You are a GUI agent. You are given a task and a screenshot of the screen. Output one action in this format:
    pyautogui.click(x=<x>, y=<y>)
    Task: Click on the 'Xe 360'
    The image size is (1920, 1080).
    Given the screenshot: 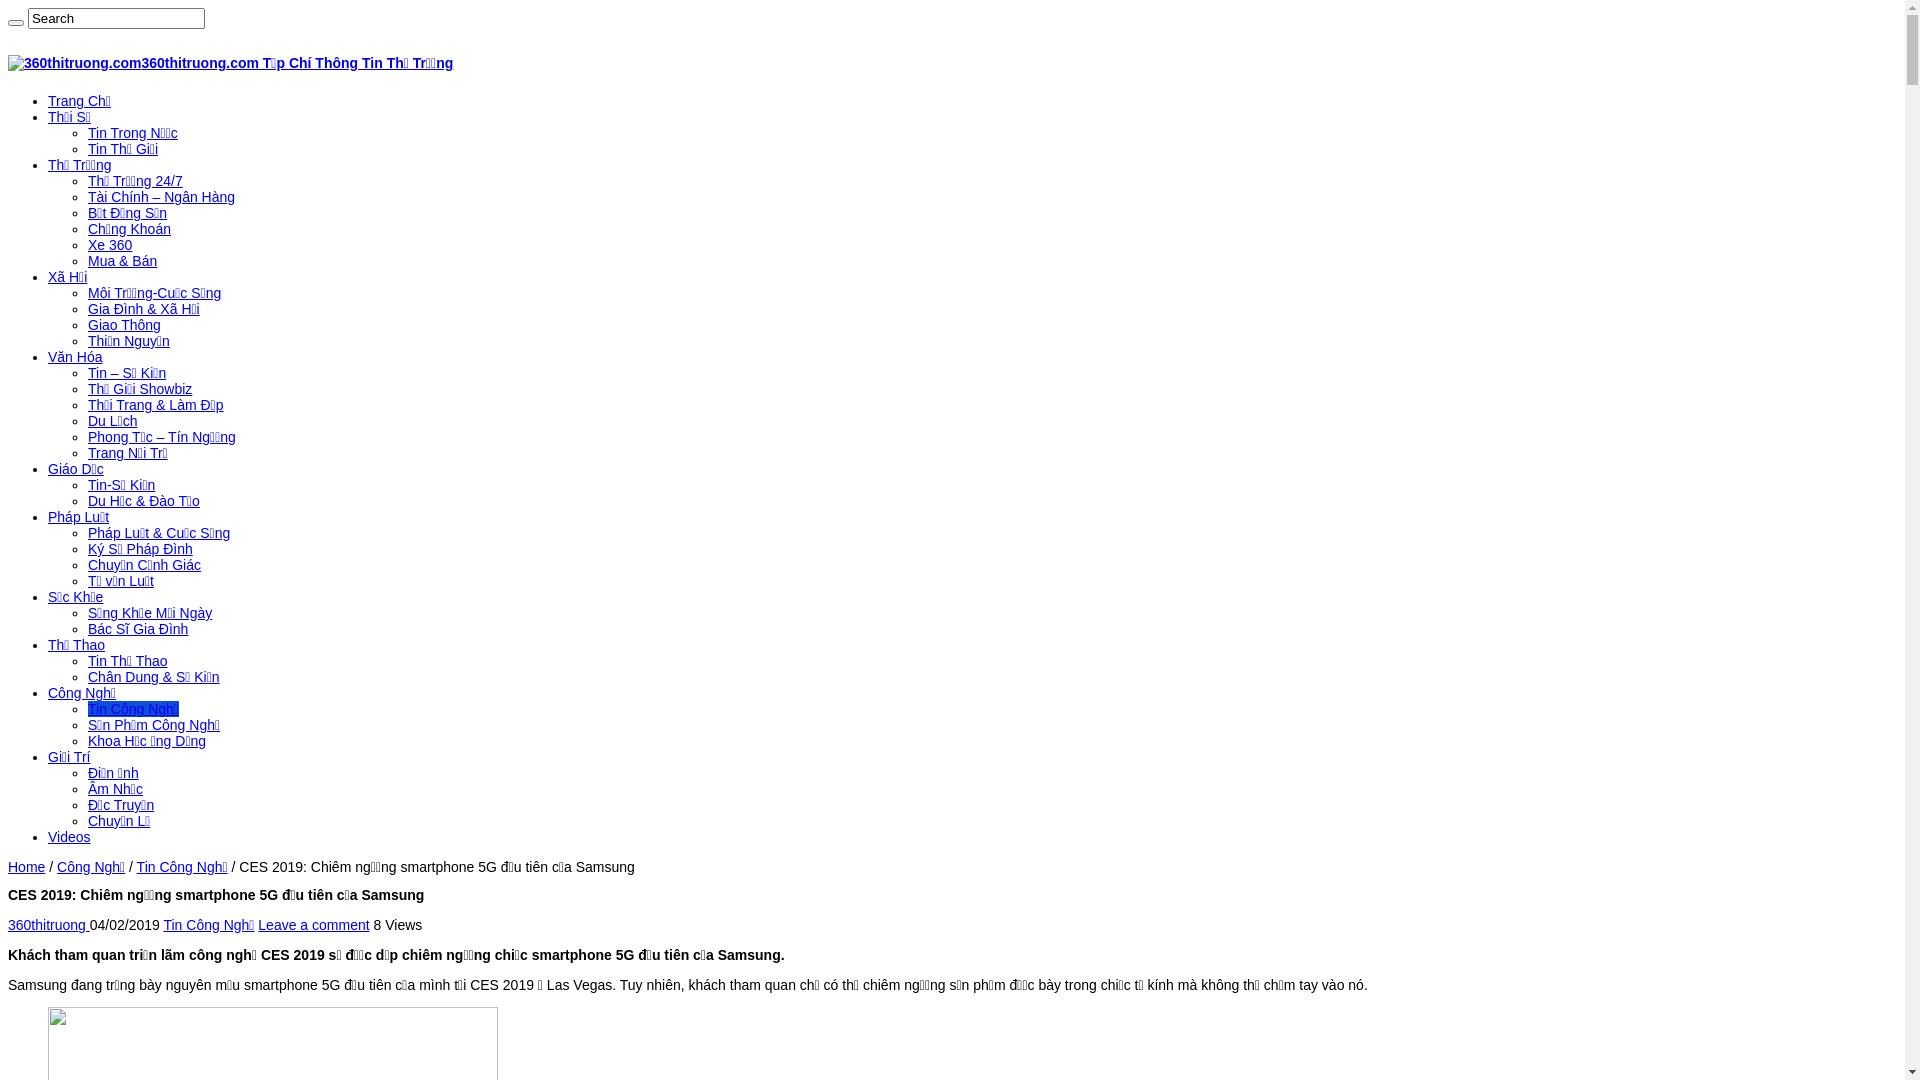 What is the action you would take?
    pyautogui.click(x=86, y=244)
    